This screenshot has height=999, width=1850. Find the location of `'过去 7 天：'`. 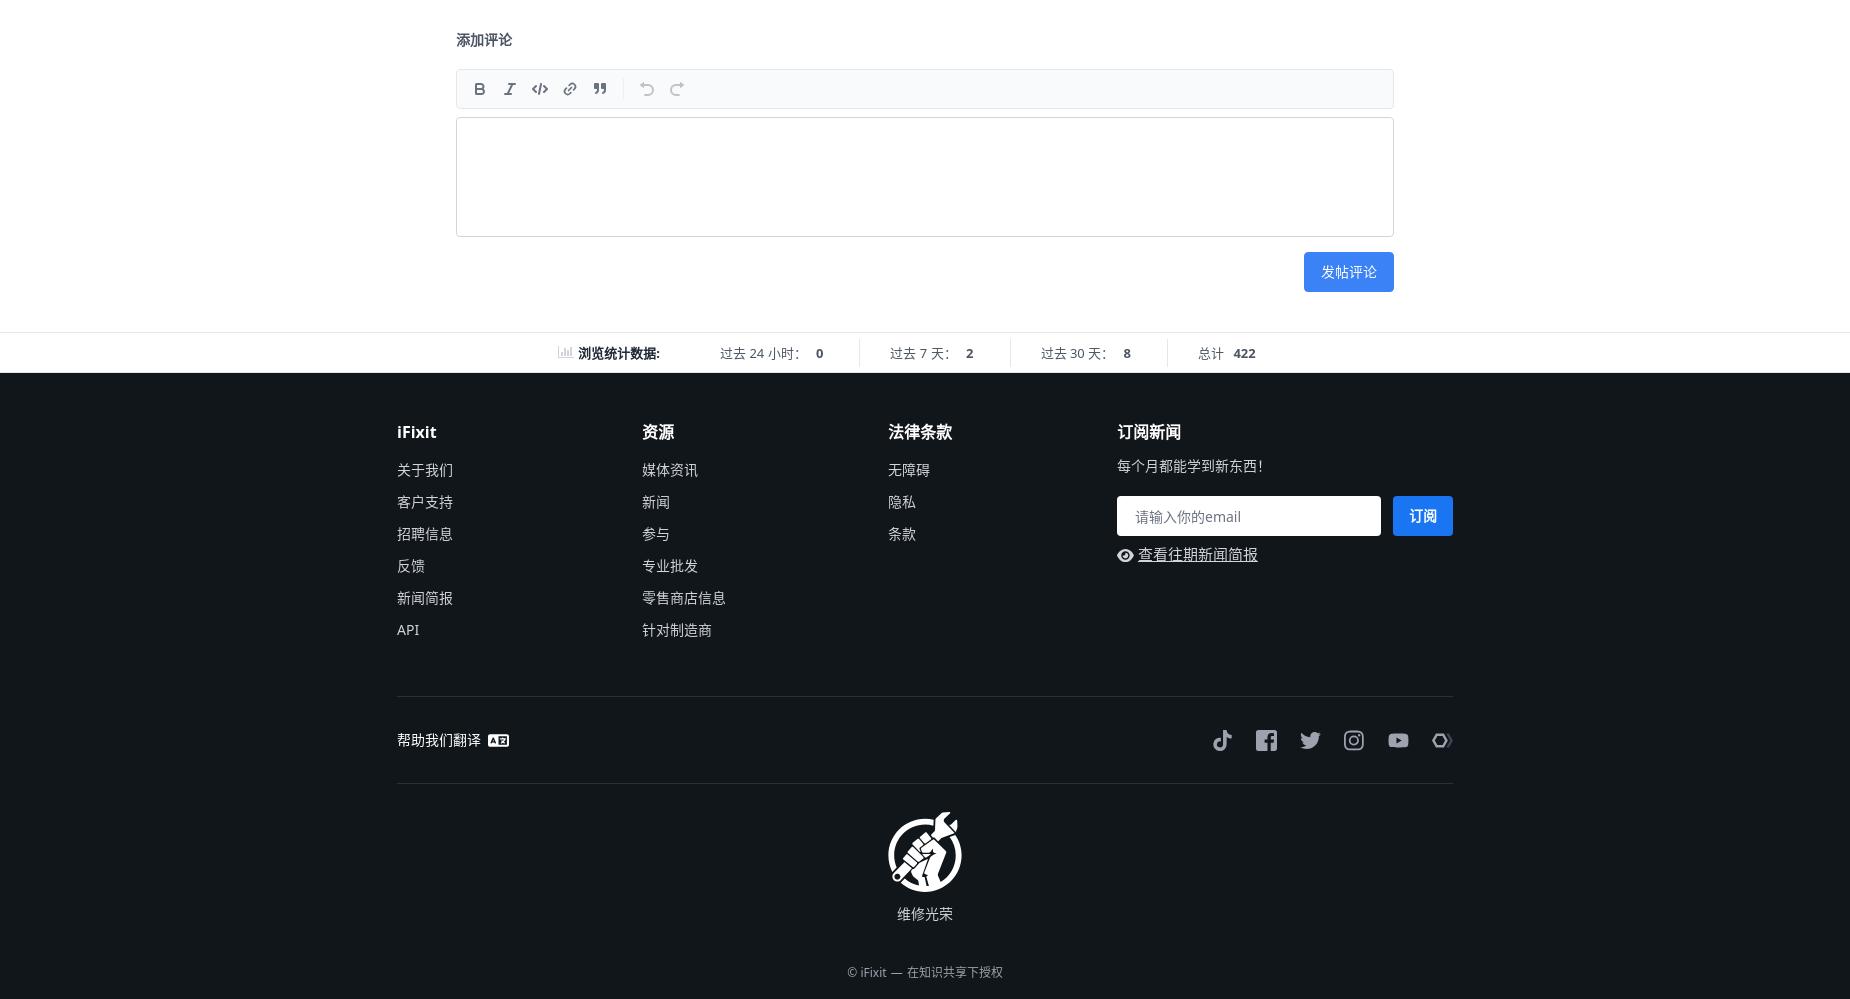

'过去 7 天：' is located at coordinates (922, 352).